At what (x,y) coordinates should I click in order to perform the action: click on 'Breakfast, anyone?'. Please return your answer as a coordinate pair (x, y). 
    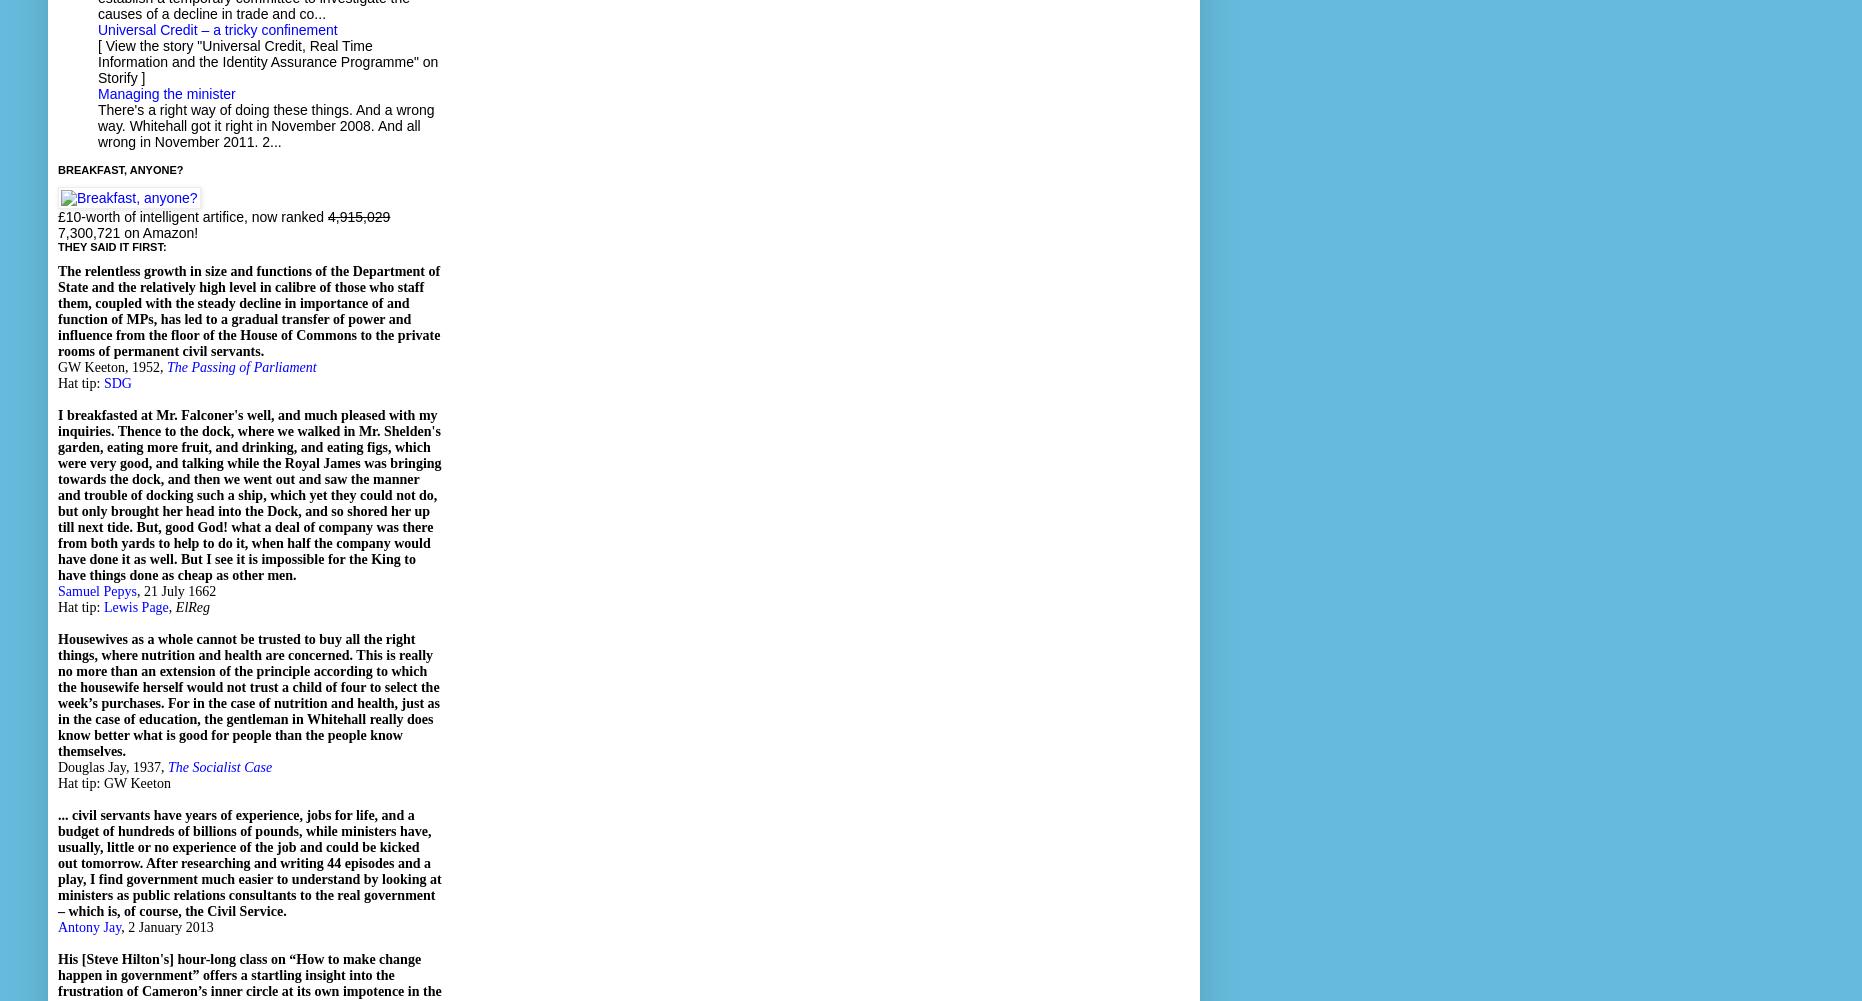
    Looking at the image, I should click on (56, 169).